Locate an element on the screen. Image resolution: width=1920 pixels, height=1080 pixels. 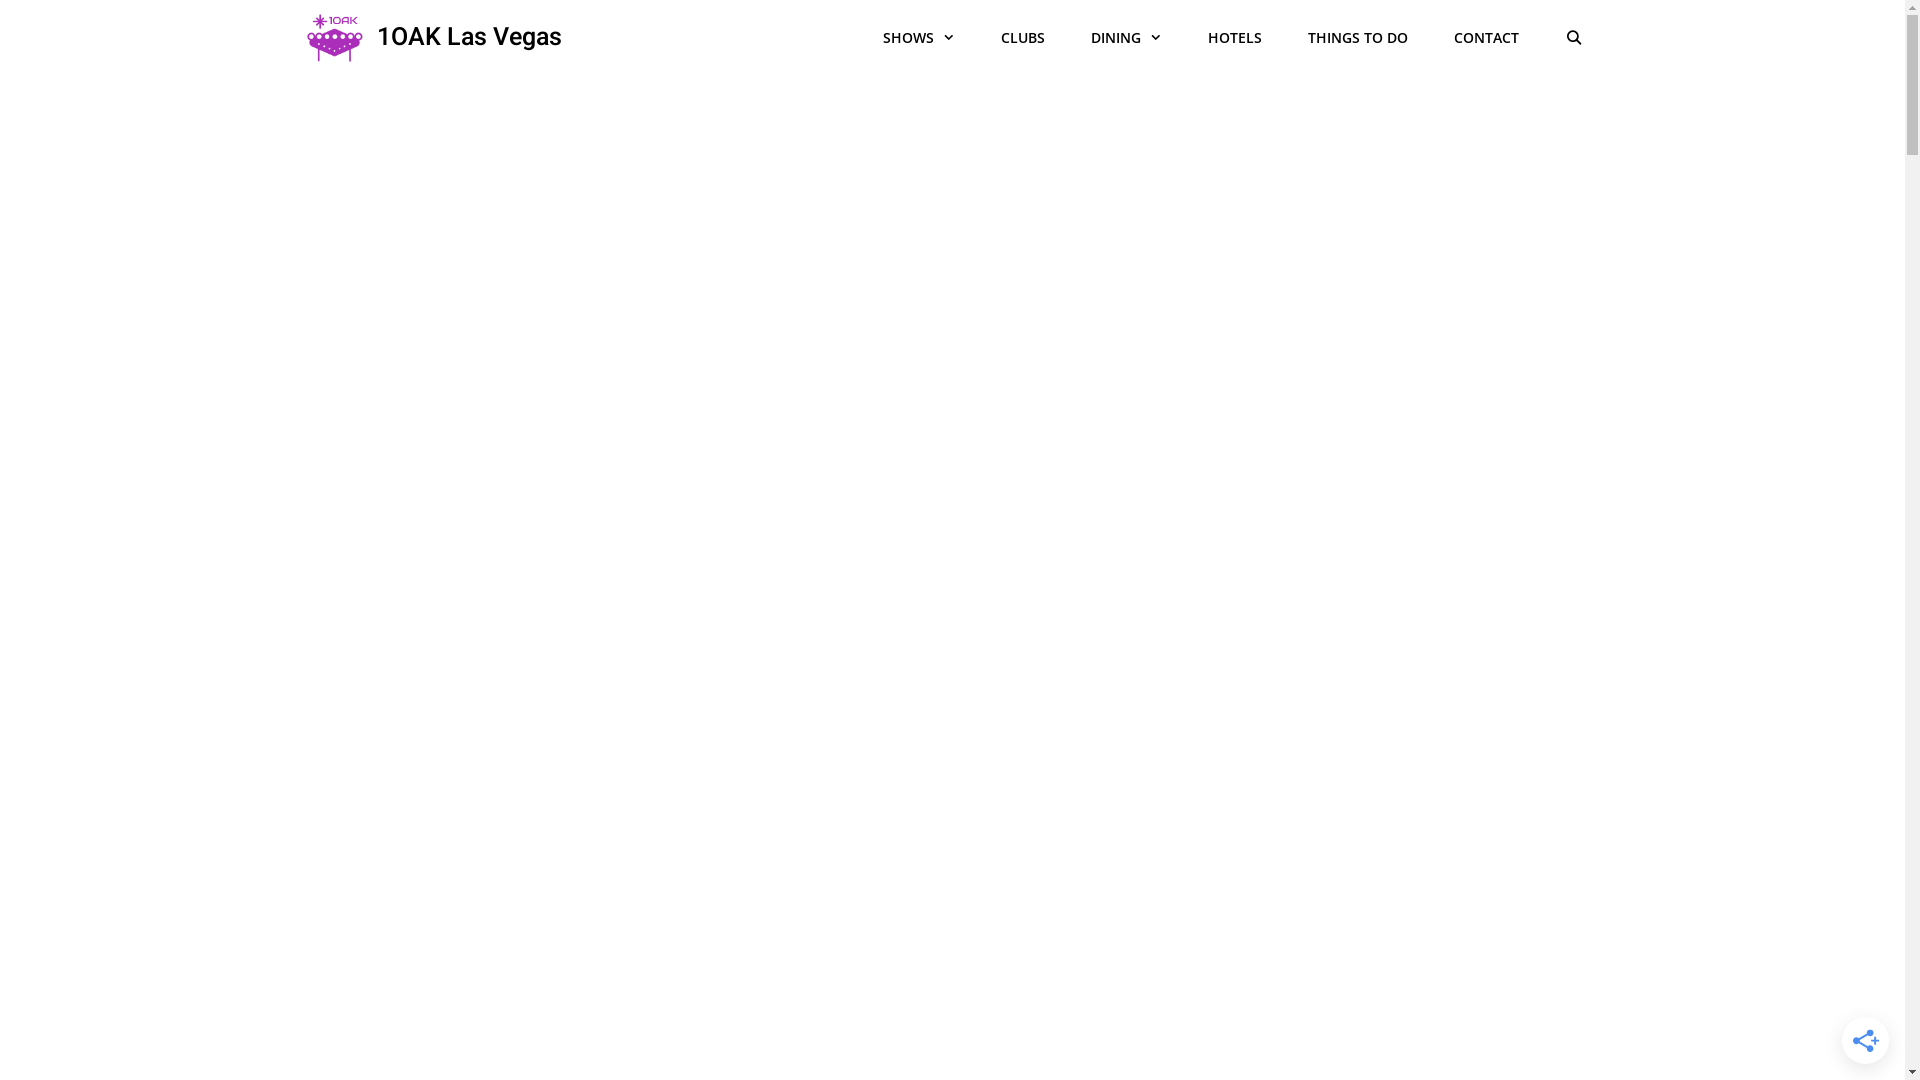
'HOTELS' is located at coordinates (1233, 38).